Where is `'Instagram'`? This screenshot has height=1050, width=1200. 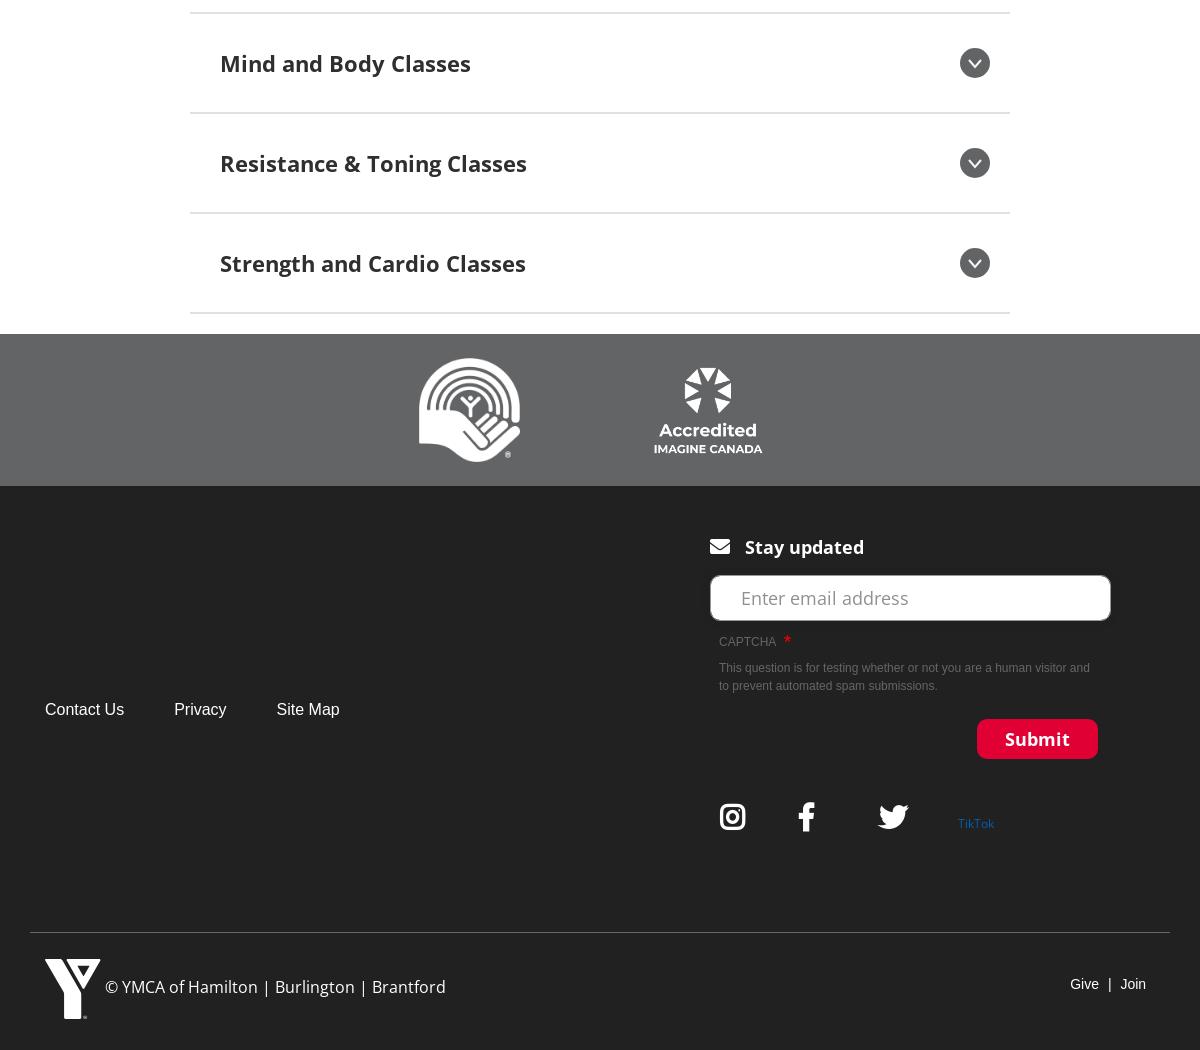
'Instagram' is located at coordinates (744, 816).